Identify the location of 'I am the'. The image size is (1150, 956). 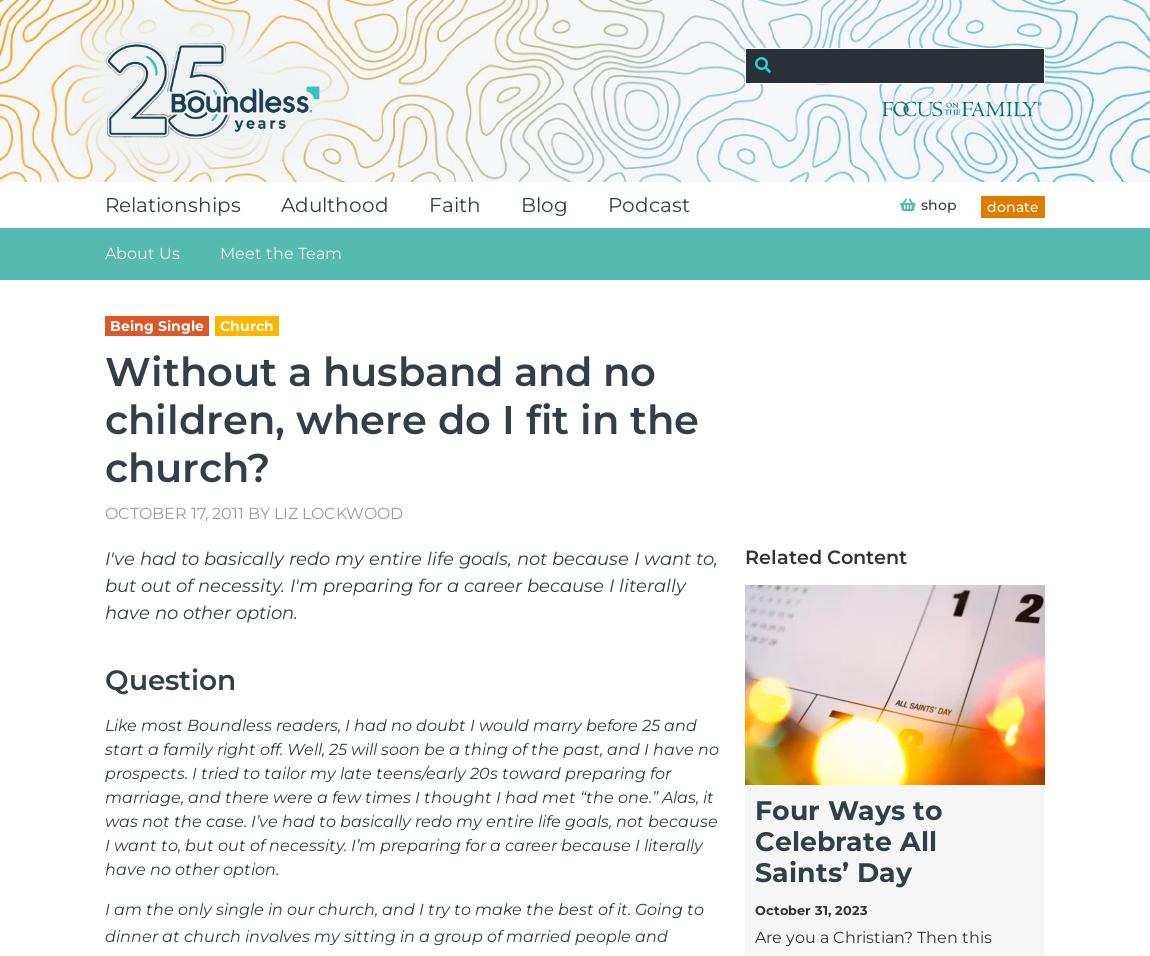
(140, 909).